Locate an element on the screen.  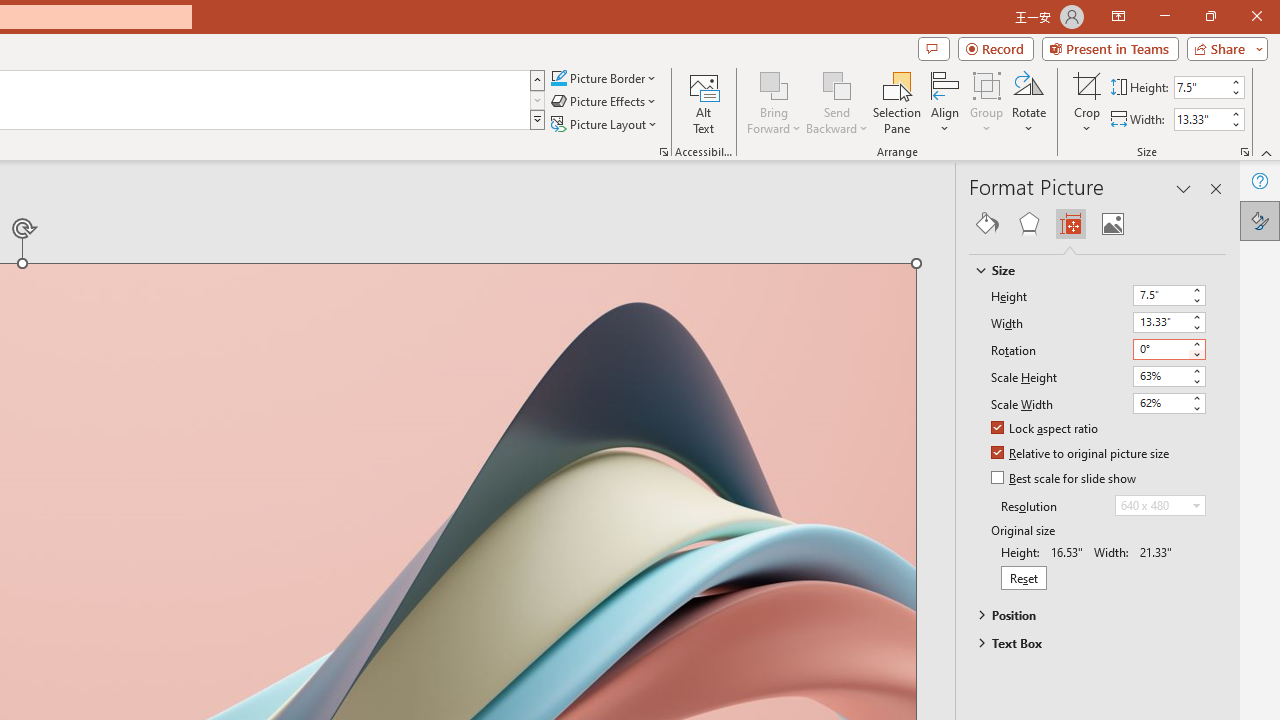
'Scale Width' is located at coordinates (1169, 403).